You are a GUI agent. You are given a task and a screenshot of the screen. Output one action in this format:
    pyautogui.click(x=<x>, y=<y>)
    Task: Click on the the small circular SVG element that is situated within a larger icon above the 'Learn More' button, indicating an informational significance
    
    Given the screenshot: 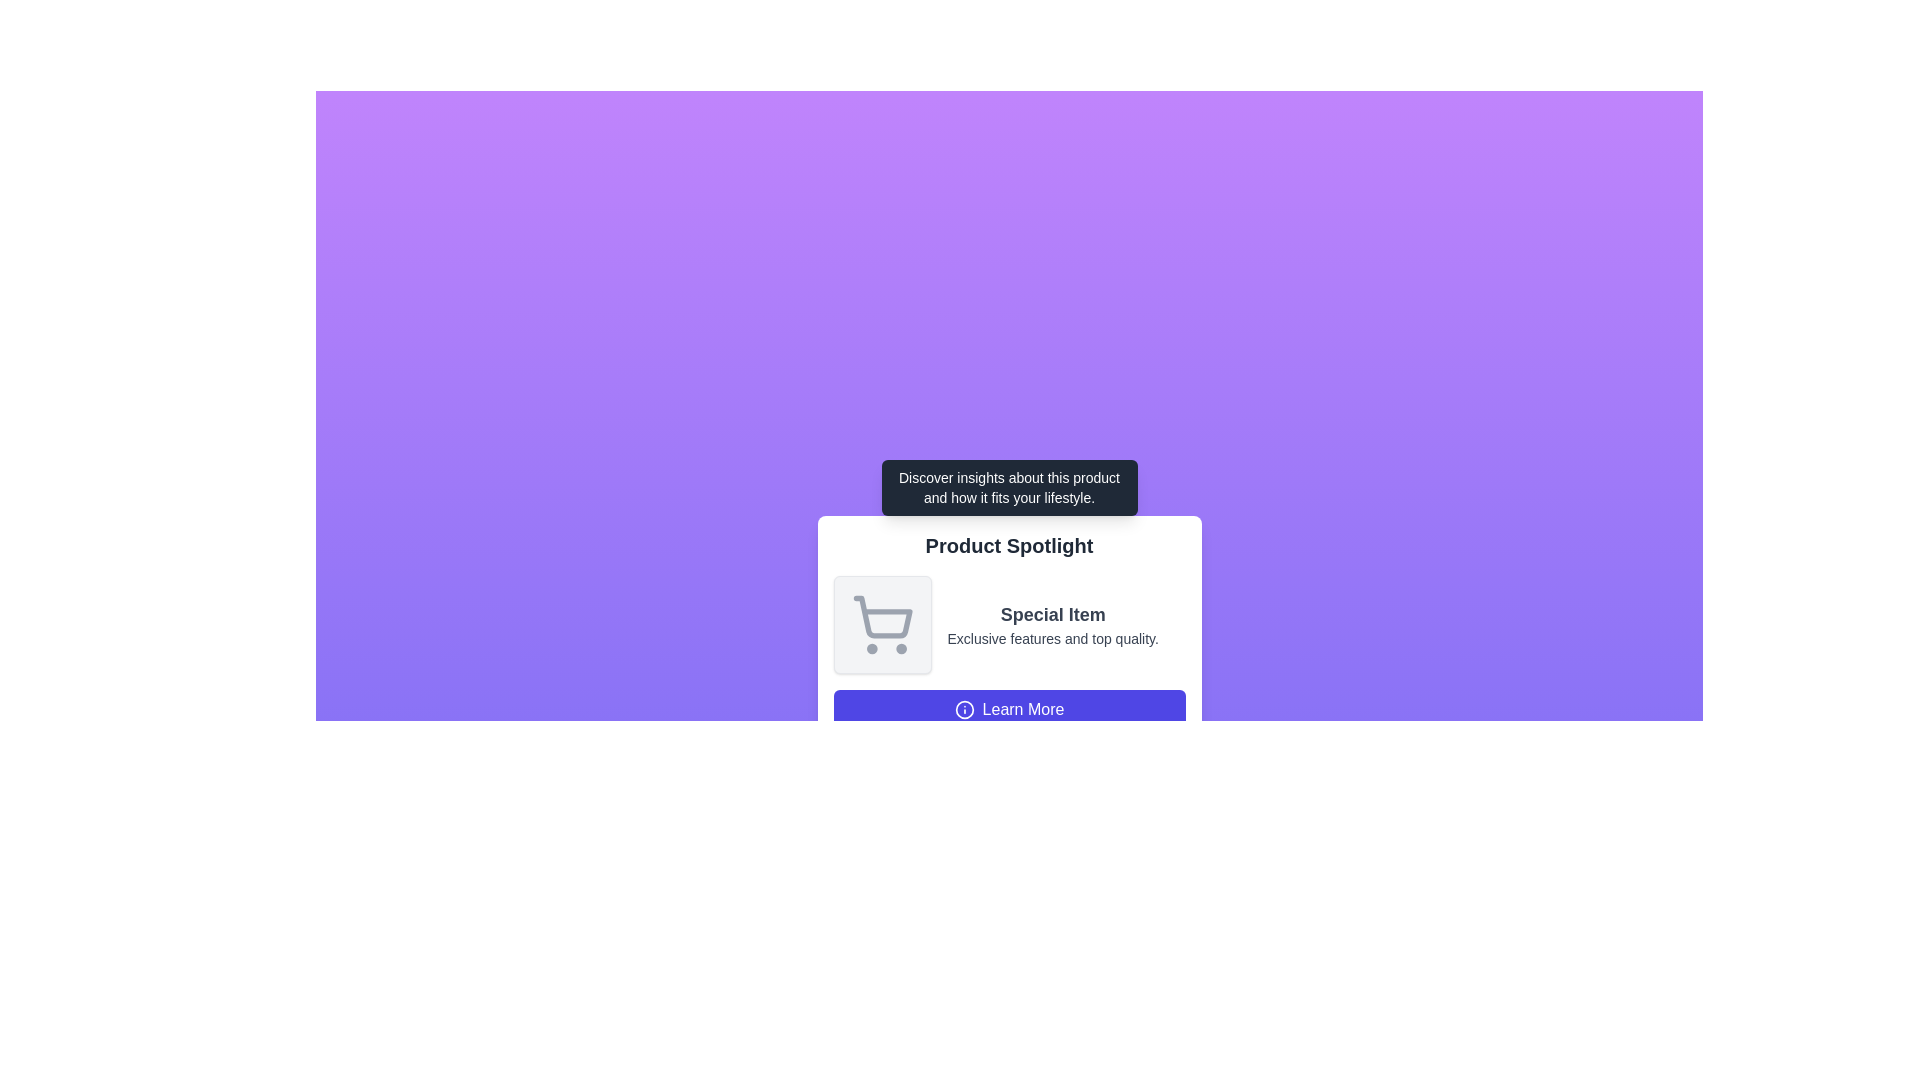 What is the action you would take?
    pyautogui.click(x=964, y=708)
    